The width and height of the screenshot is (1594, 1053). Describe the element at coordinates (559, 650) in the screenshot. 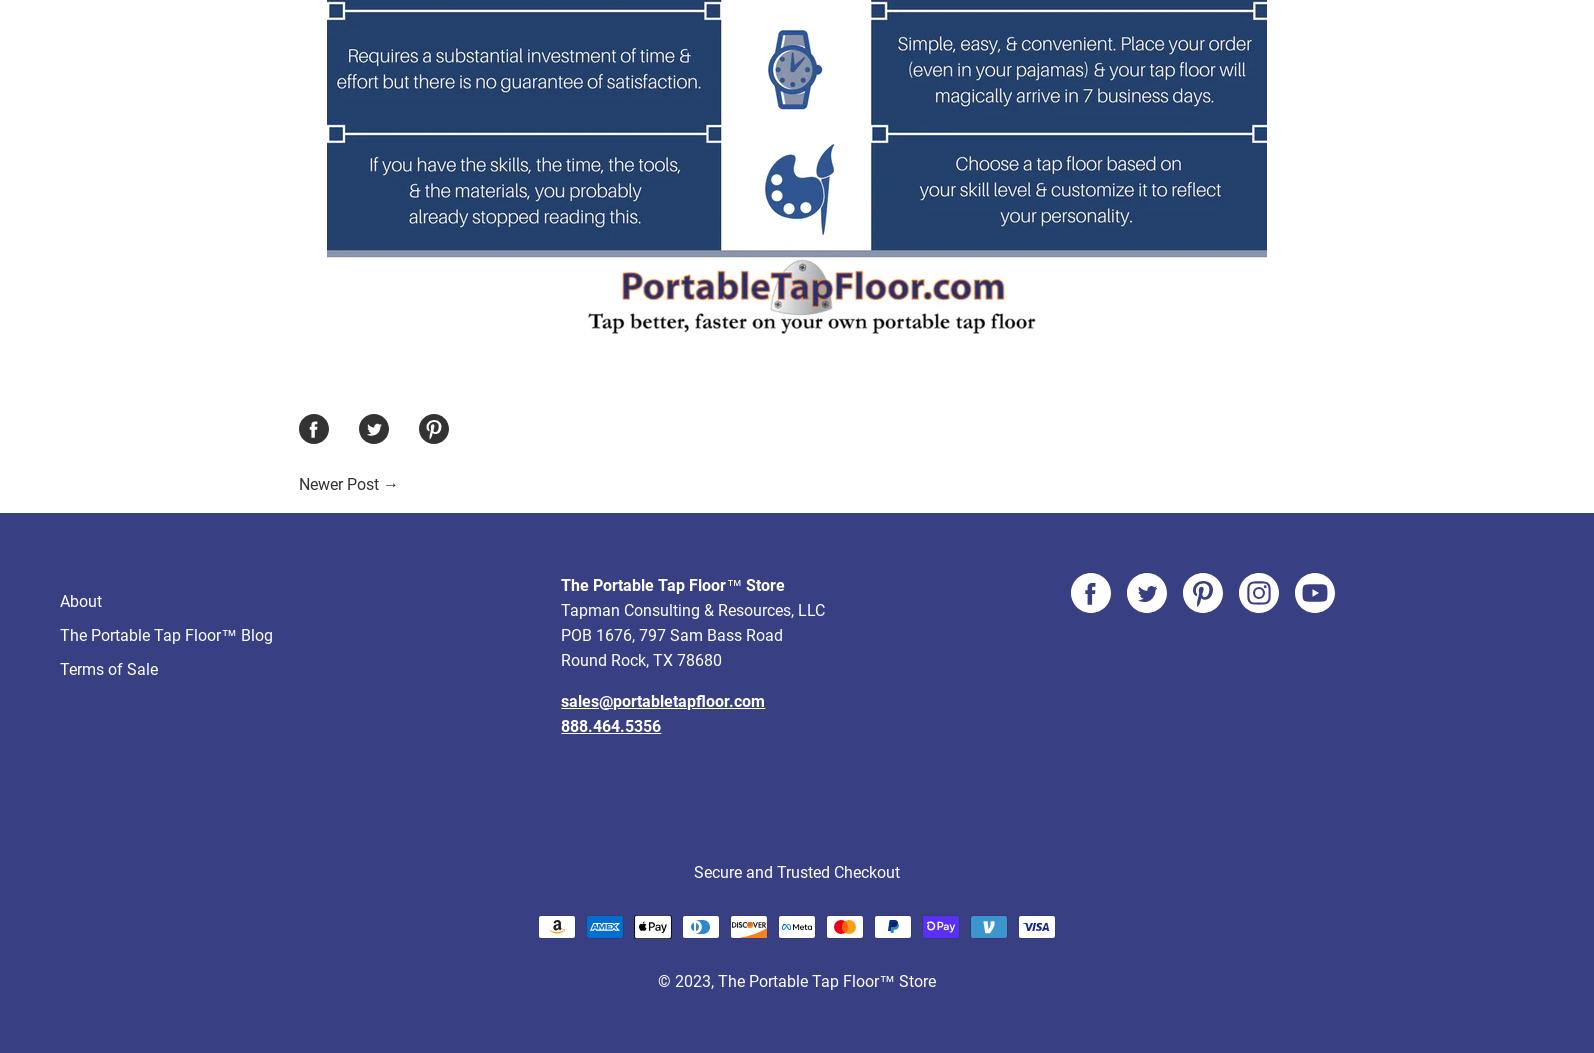

I see `'888.464.5356'` at that location.